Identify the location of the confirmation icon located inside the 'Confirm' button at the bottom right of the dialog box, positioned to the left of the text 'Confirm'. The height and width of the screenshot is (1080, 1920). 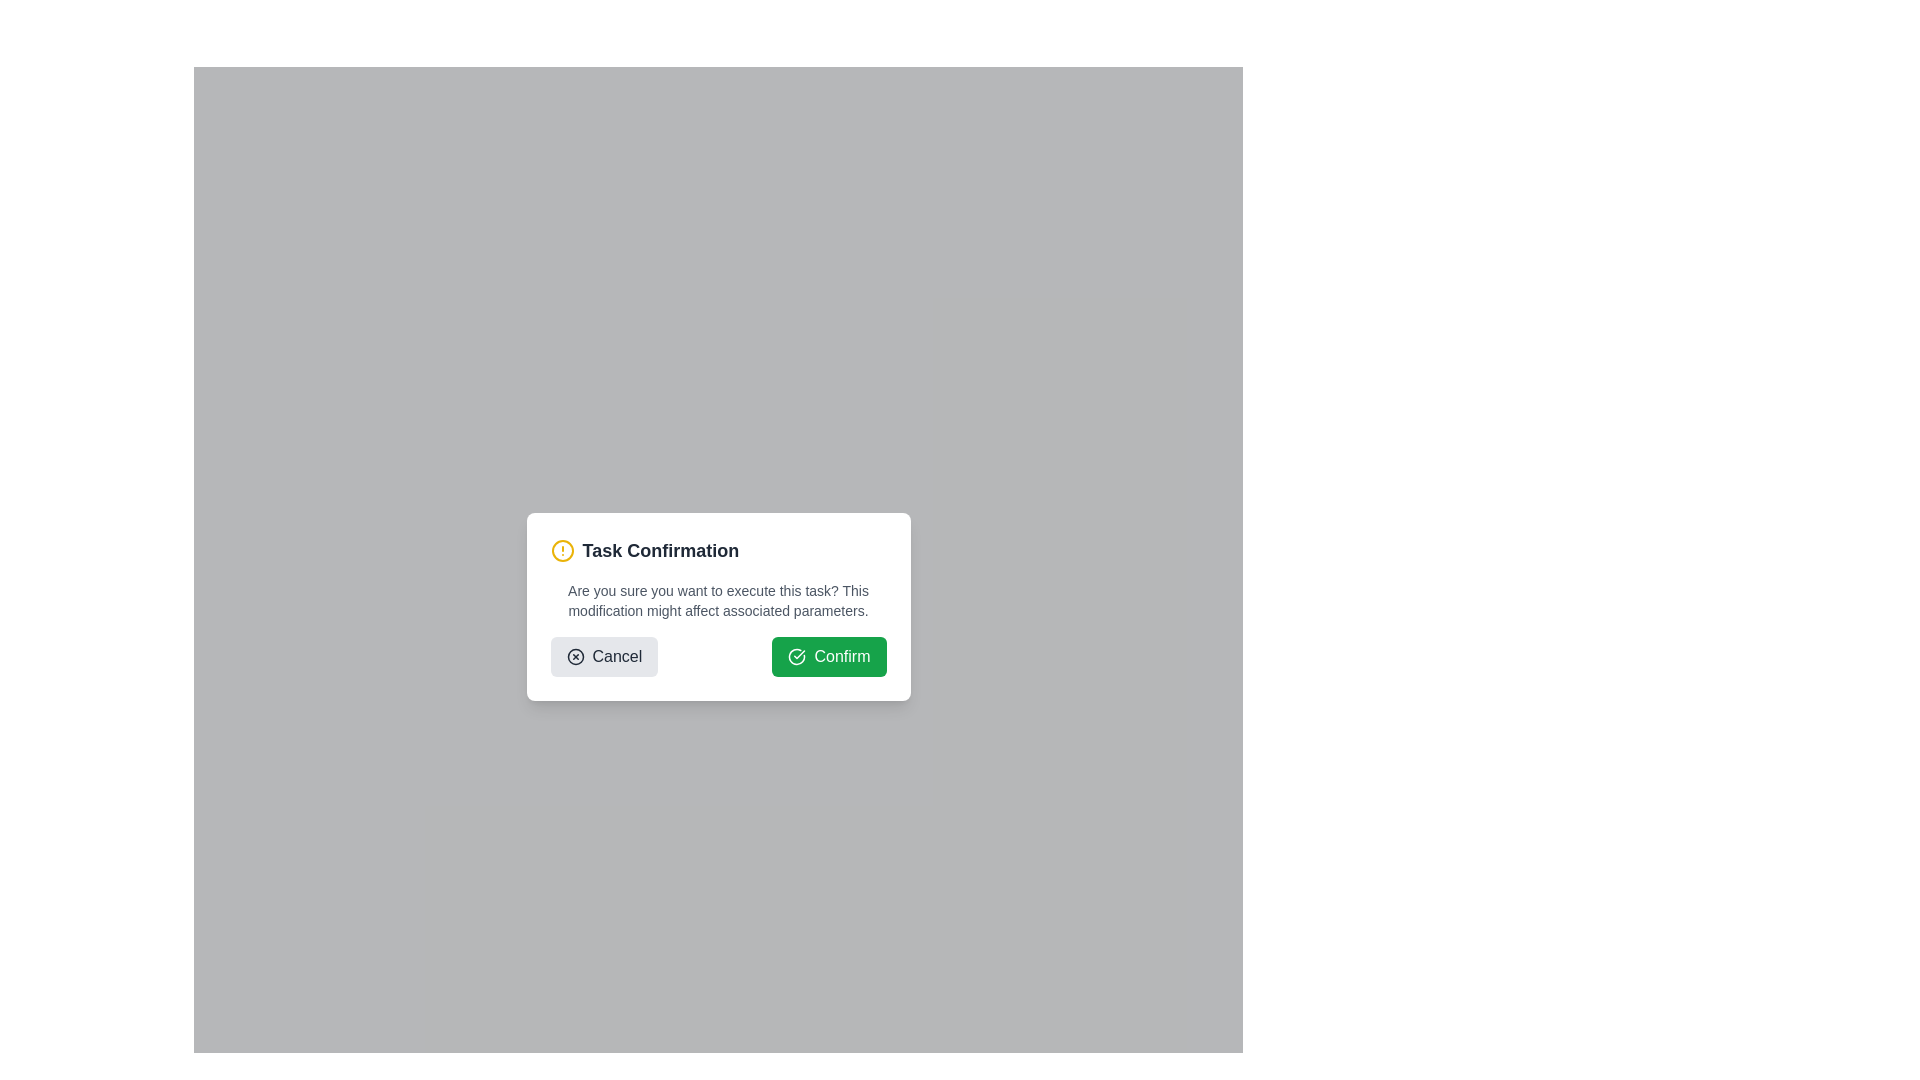
(796, 656).